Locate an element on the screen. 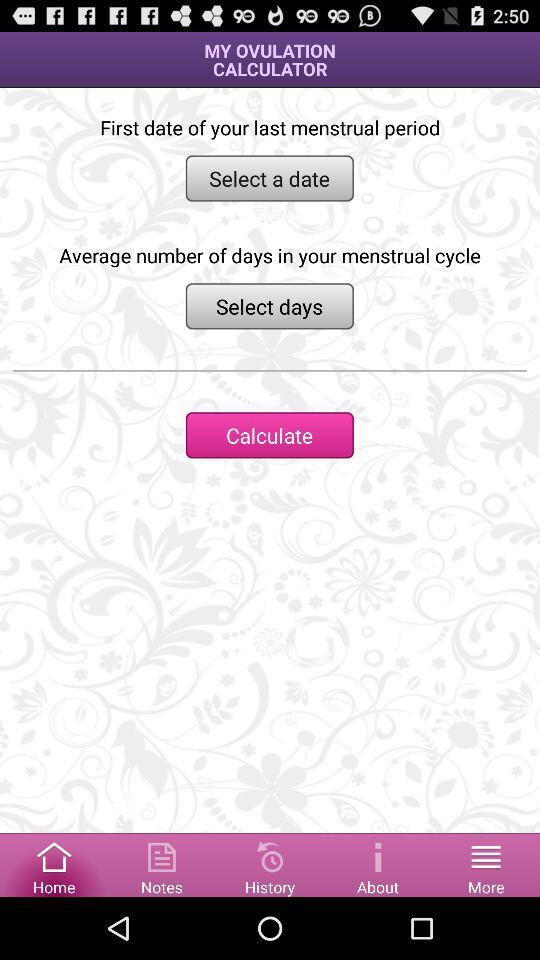  access information about app is located at coordinates (378, 863).